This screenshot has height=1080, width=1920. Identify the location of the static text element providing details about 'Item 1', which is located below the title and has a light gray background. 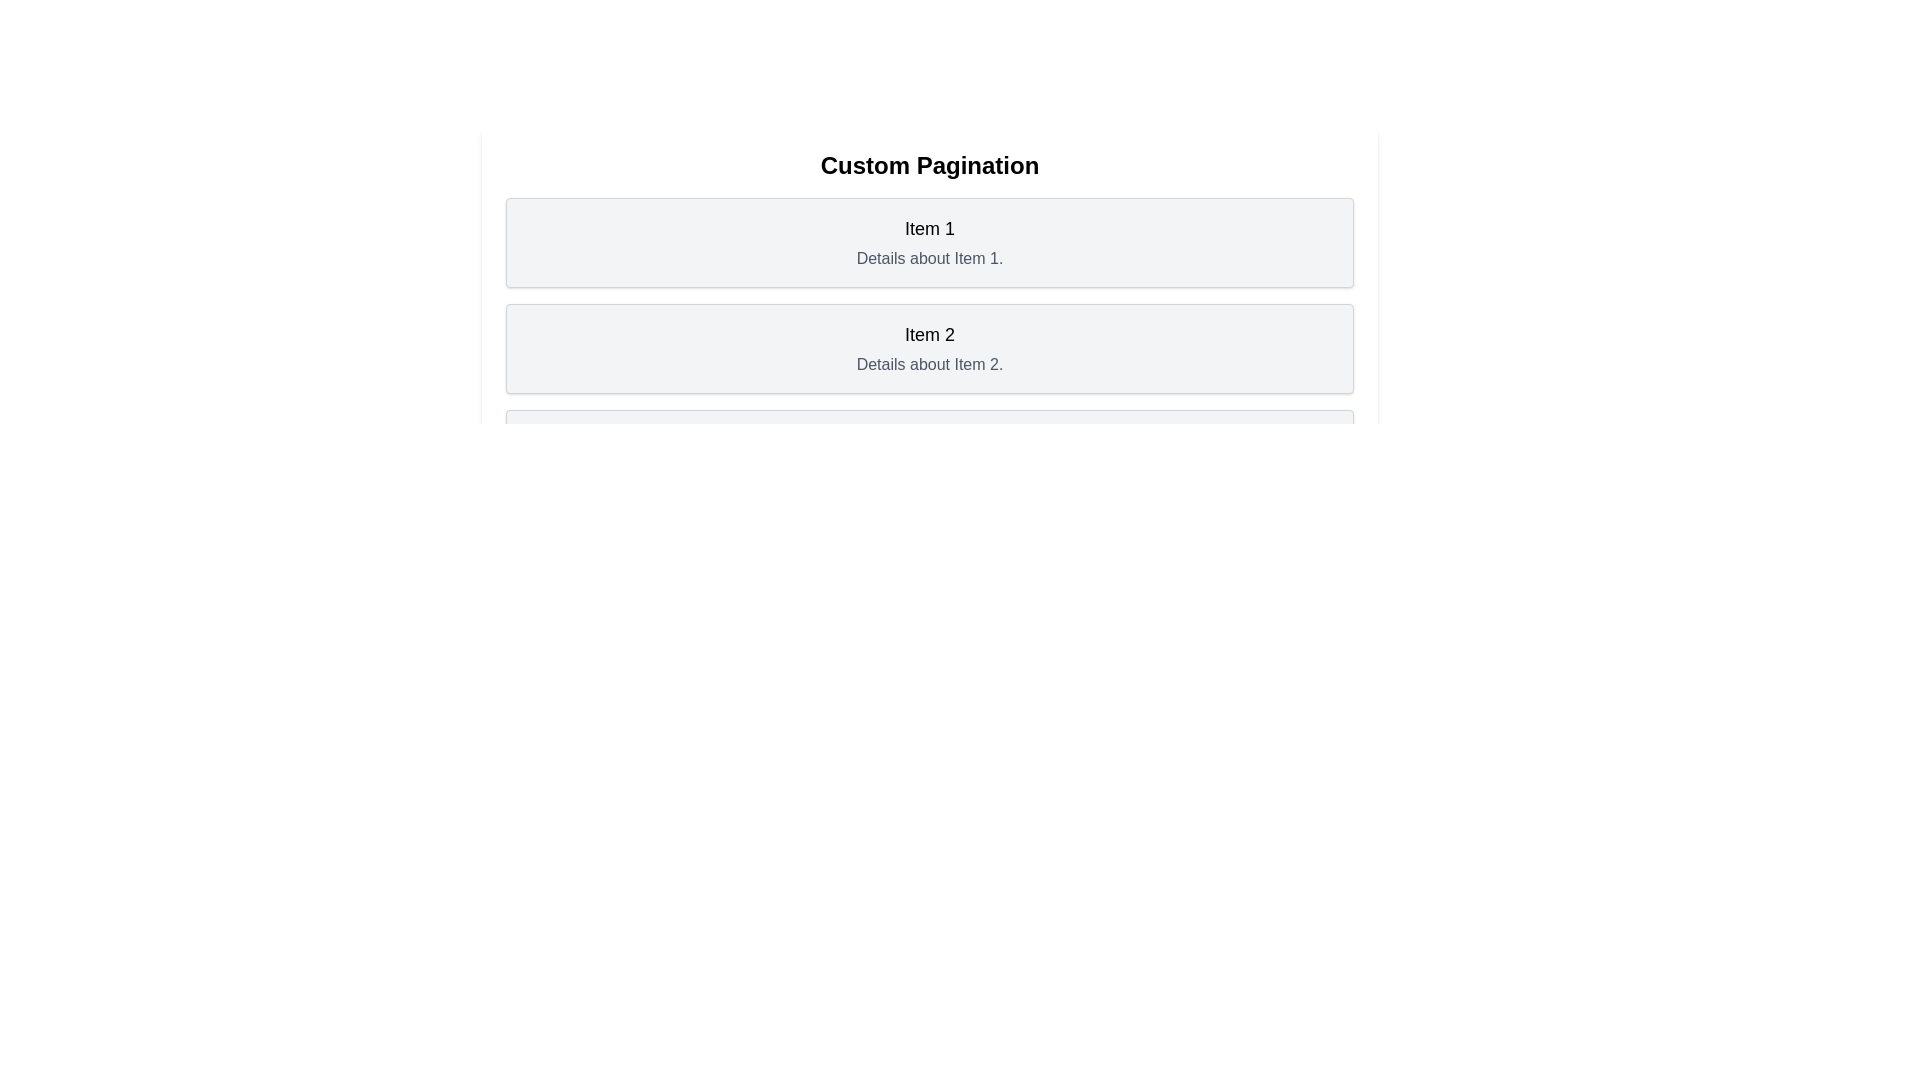
(929, 257).